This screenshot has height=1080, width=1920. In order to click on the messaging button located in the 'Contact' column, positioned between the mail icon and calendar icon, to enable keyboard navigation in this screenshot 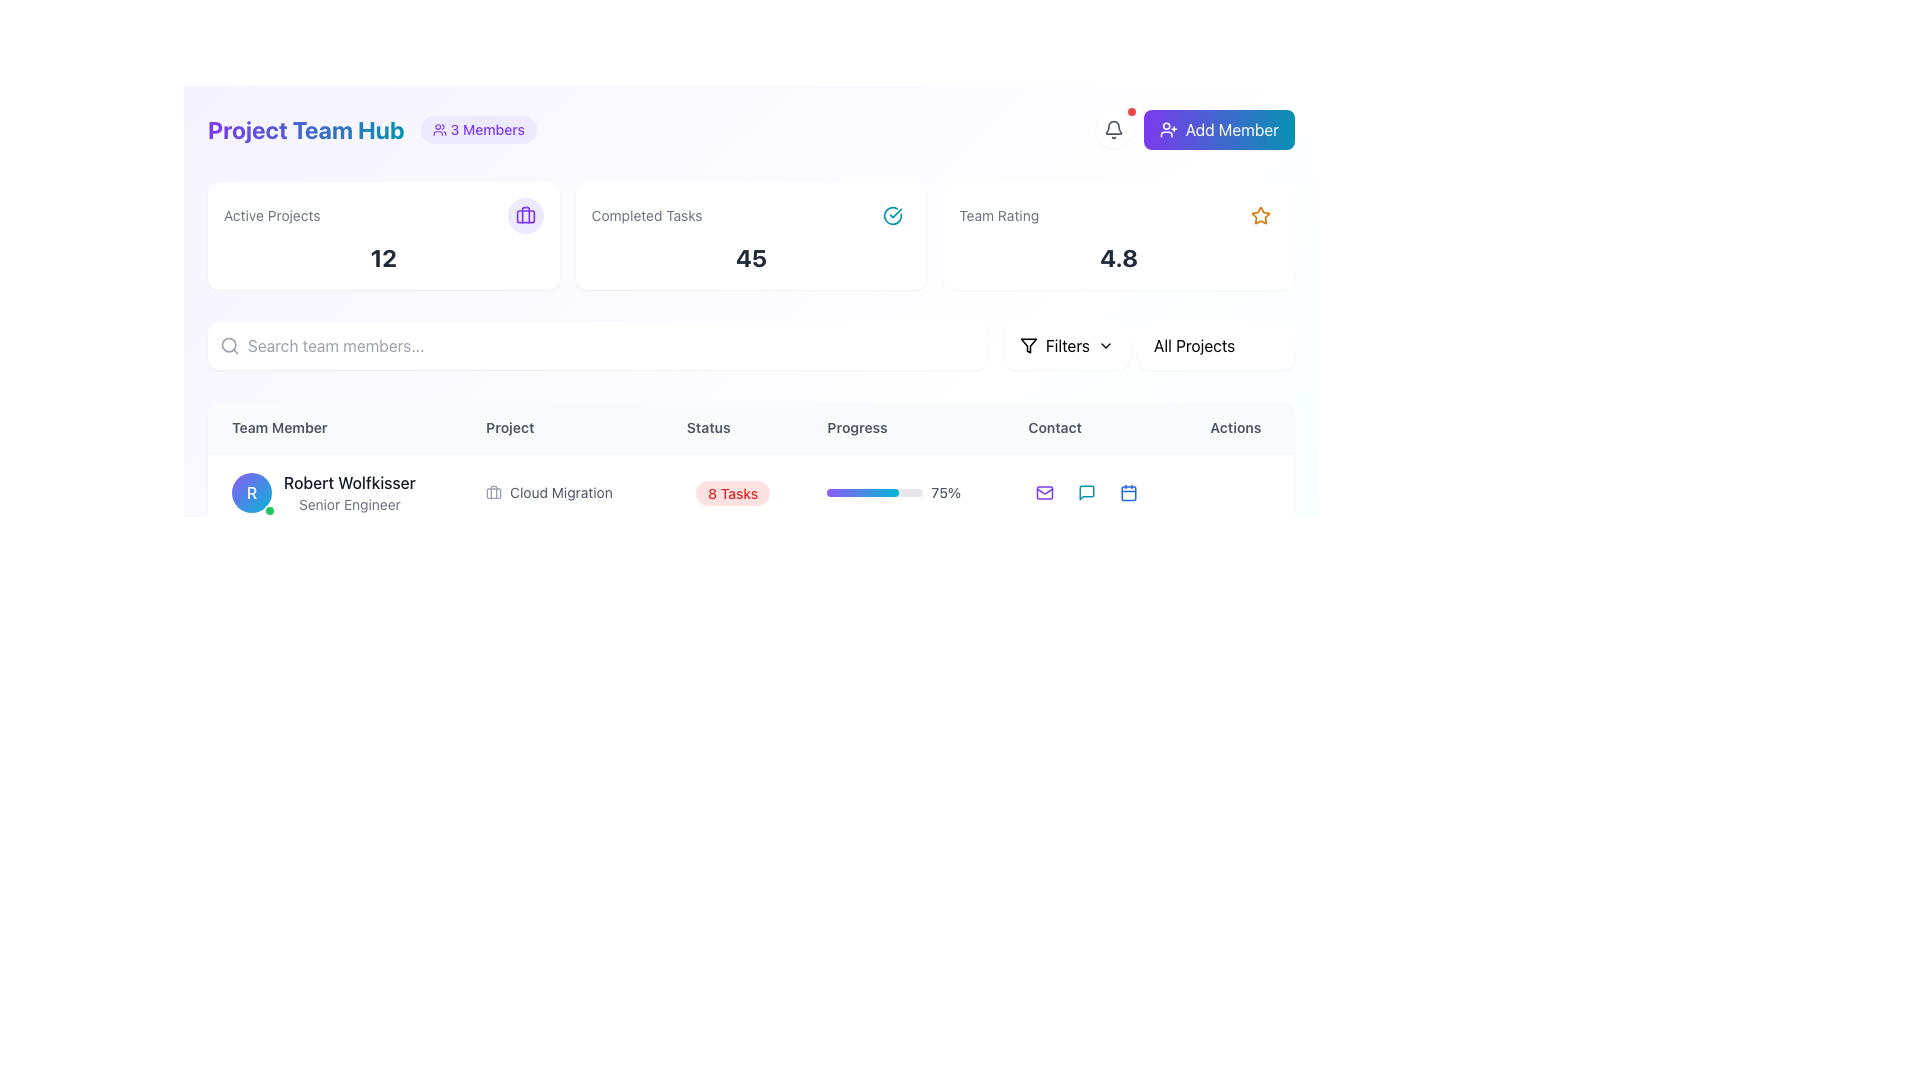, I will do `click(1086, 569)`.